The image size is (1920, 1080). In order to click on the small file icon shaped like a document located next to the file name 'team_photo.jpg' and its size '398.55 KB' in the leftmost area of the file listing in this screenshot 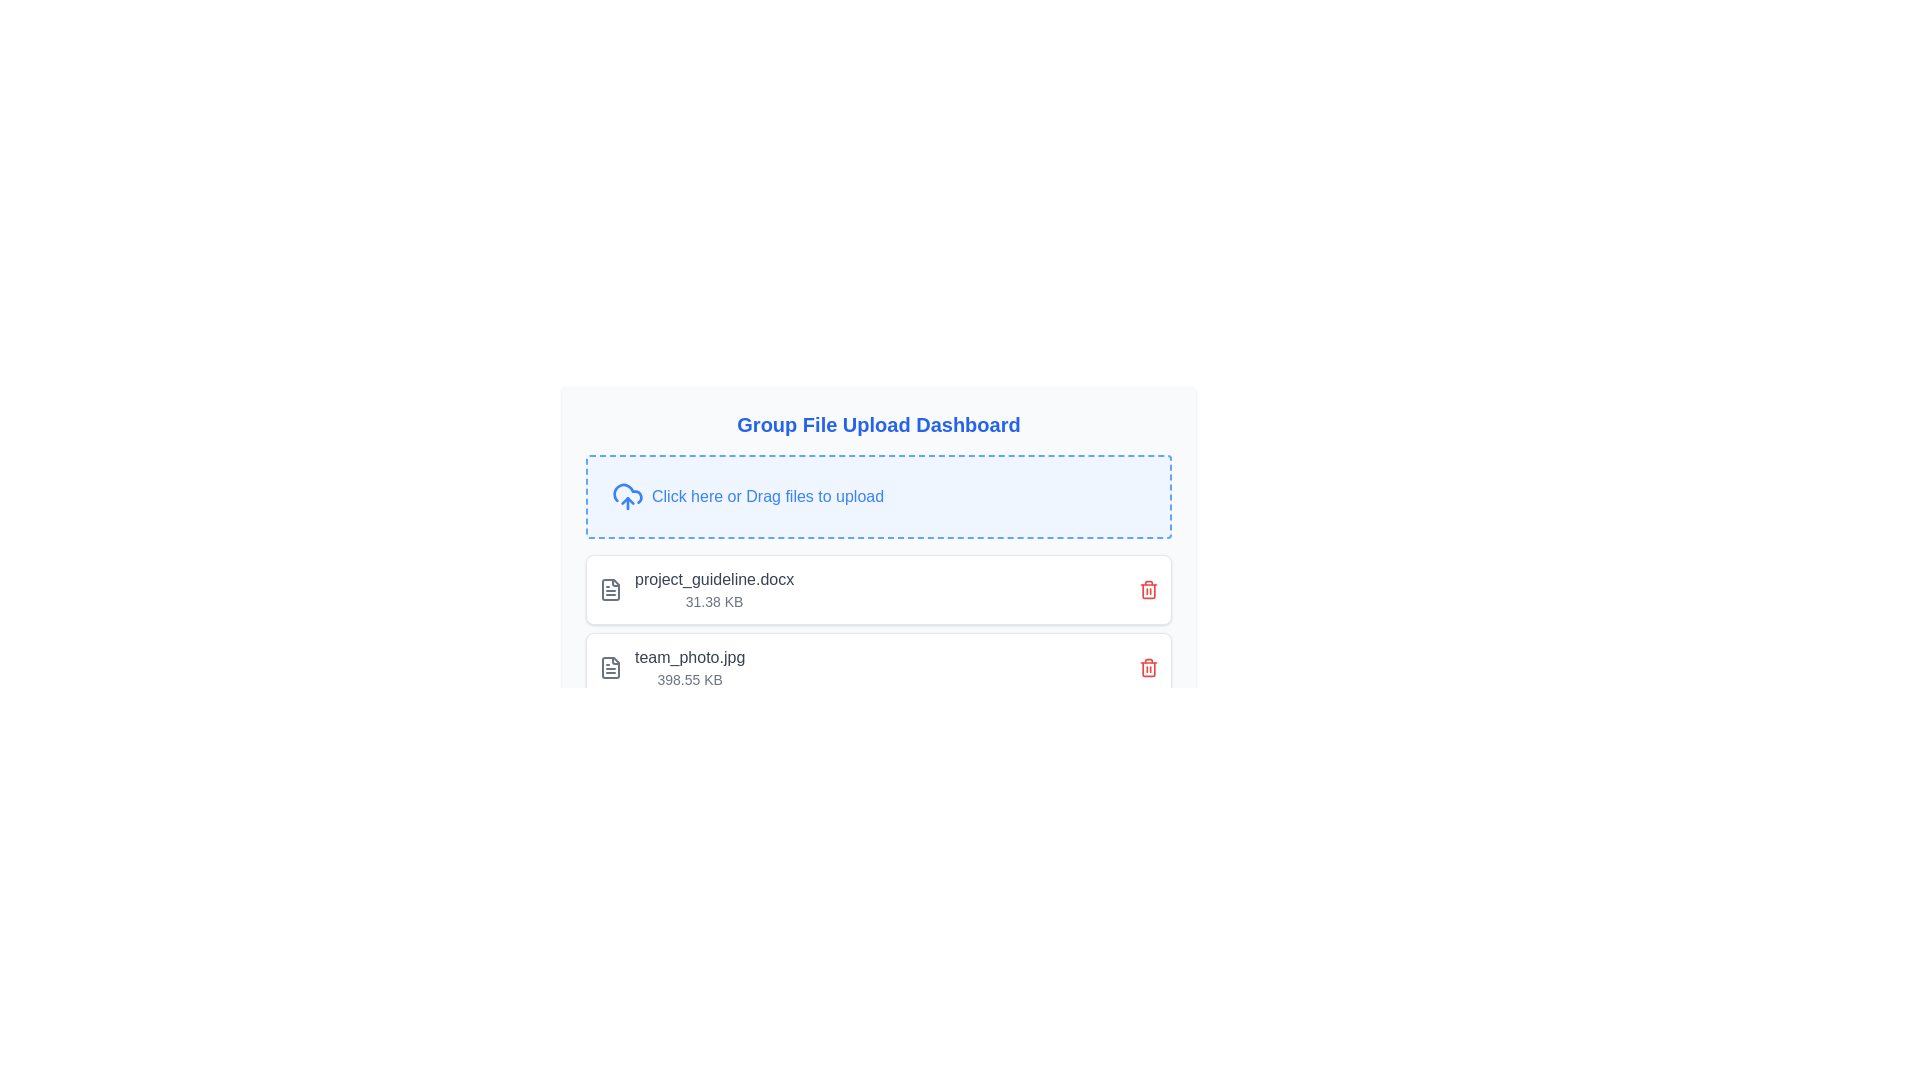, I will do `click(609, 667)`.